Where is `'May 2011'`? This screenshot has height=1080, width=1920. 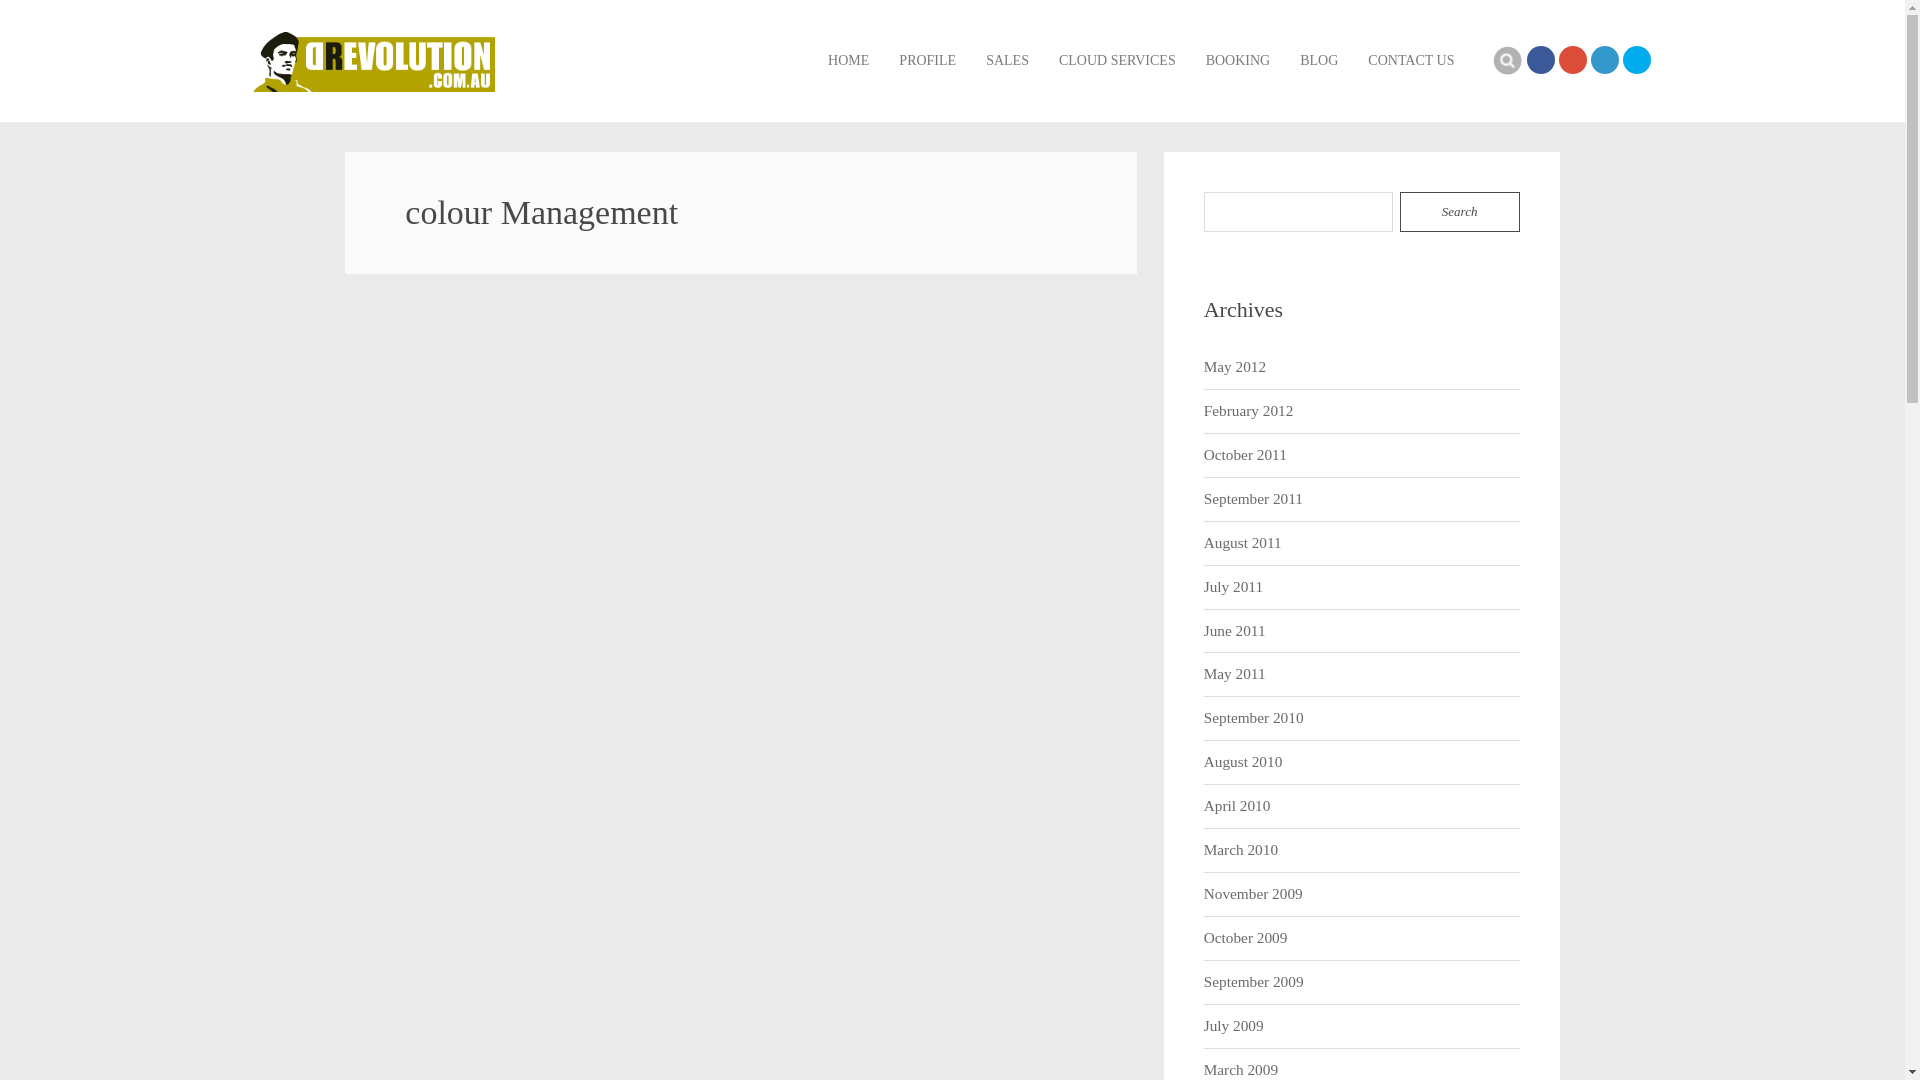
'May 2011' is located at coordinates (1233, 674).